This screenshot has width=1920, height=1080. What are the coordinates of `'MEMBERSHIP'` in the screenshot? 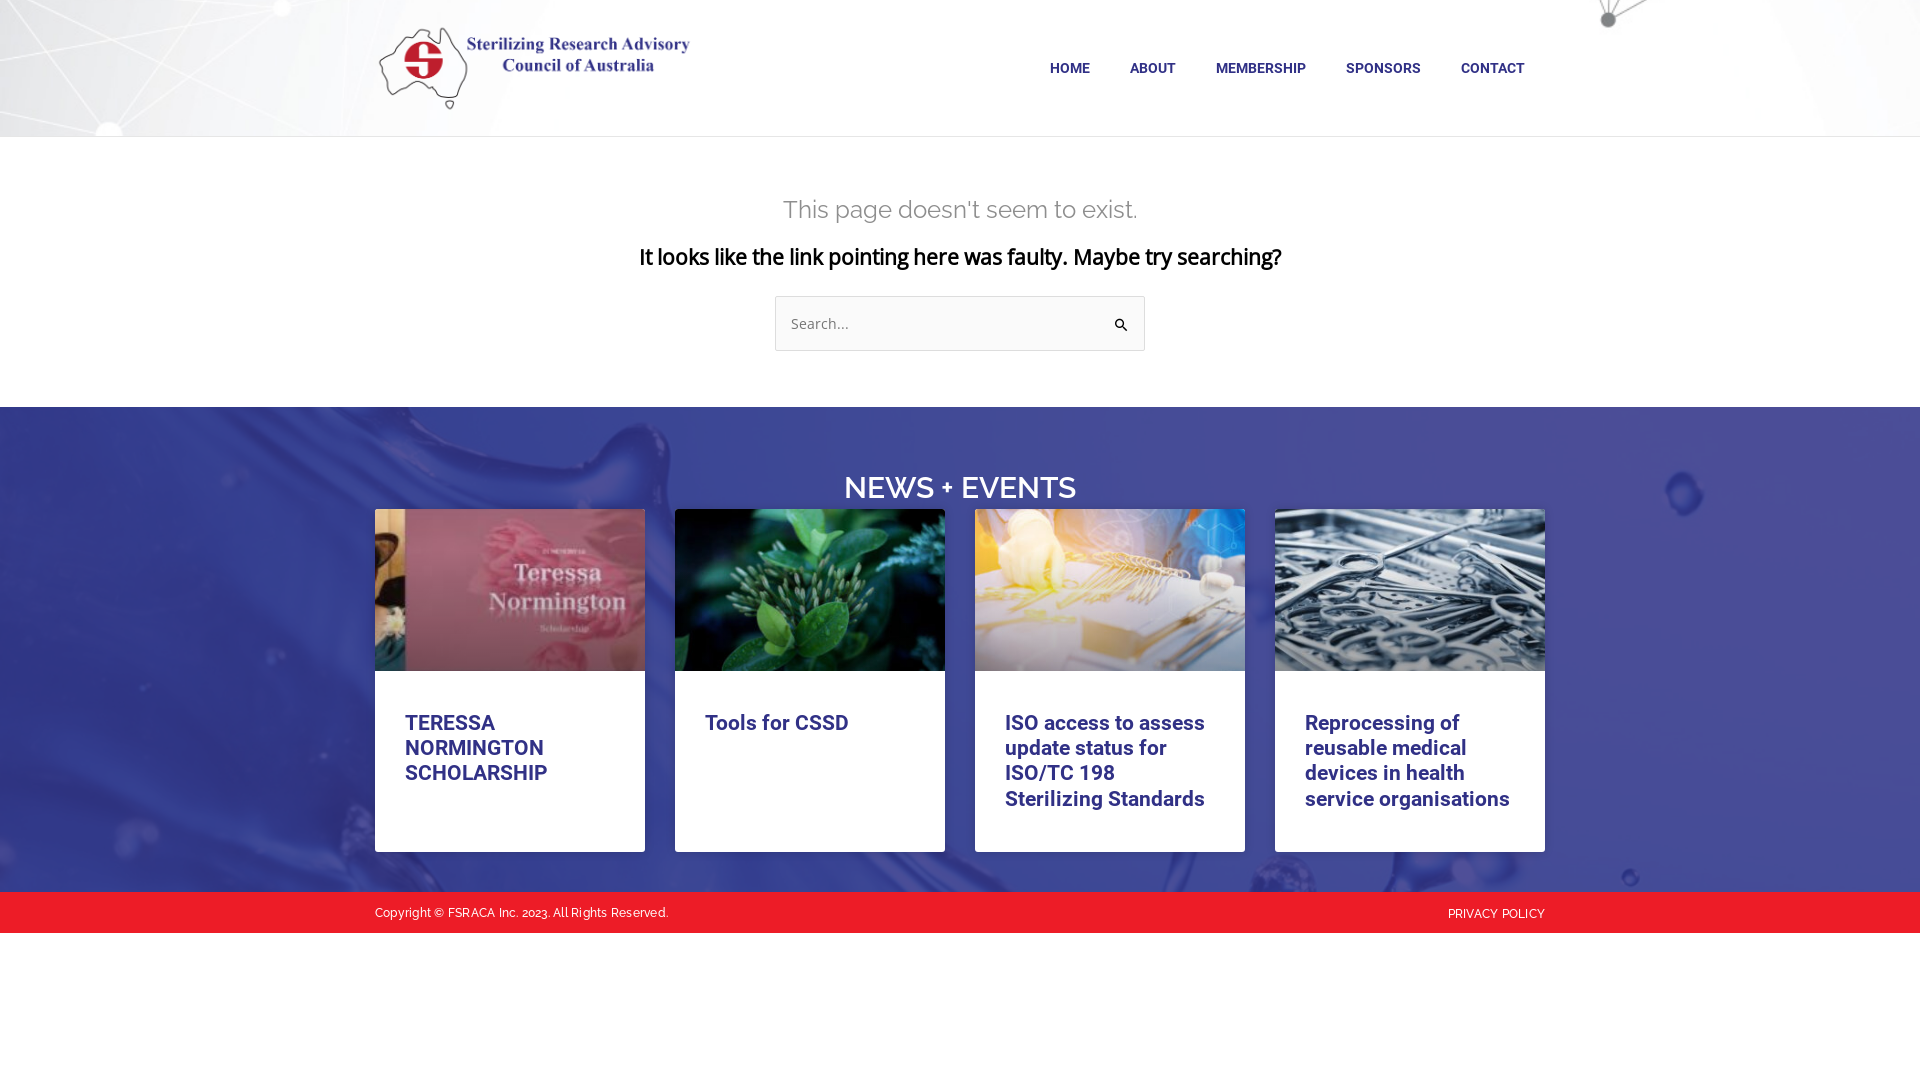 It's located at (1260, 67).